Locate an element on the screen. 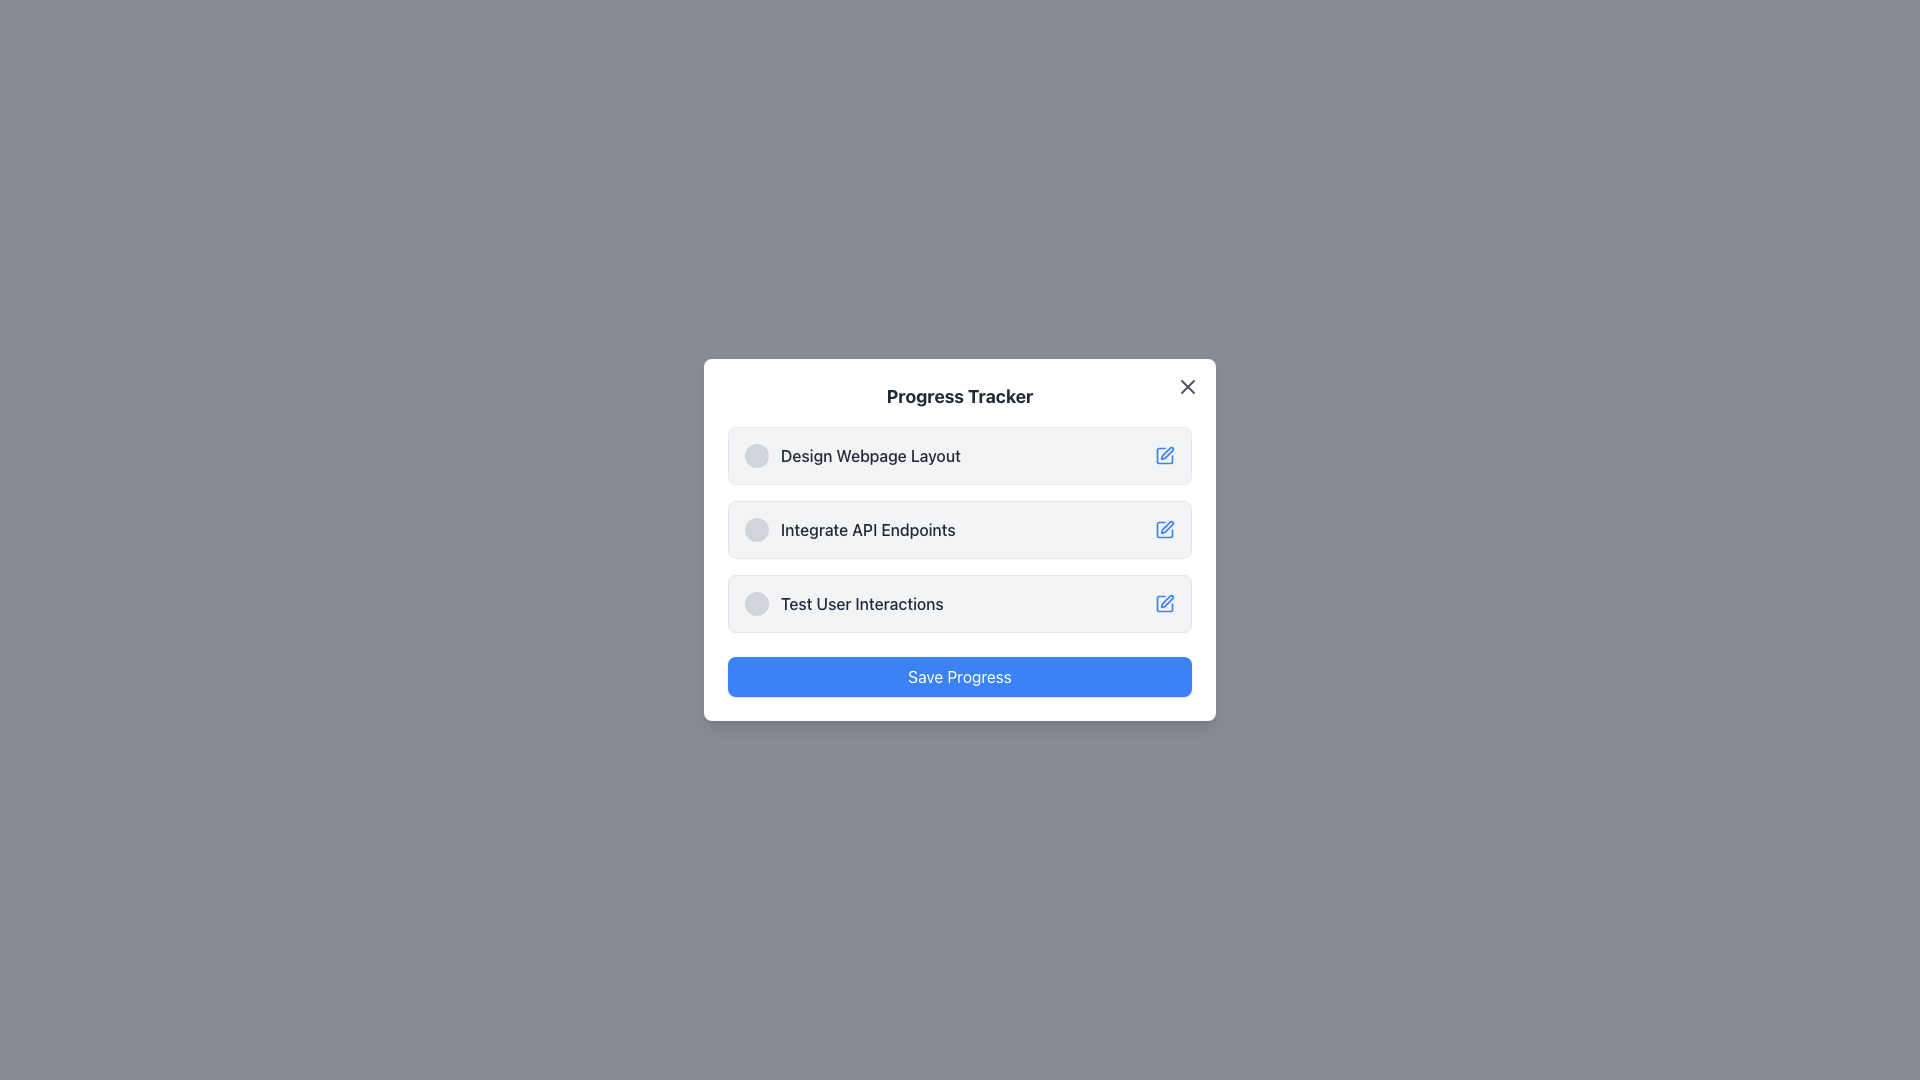 The image size is (1920, 1080). the edit icon within the SVG graphic component associated with the task 'Integrate API Endpoints' in the second list item is located at coordinates (1167, 526).